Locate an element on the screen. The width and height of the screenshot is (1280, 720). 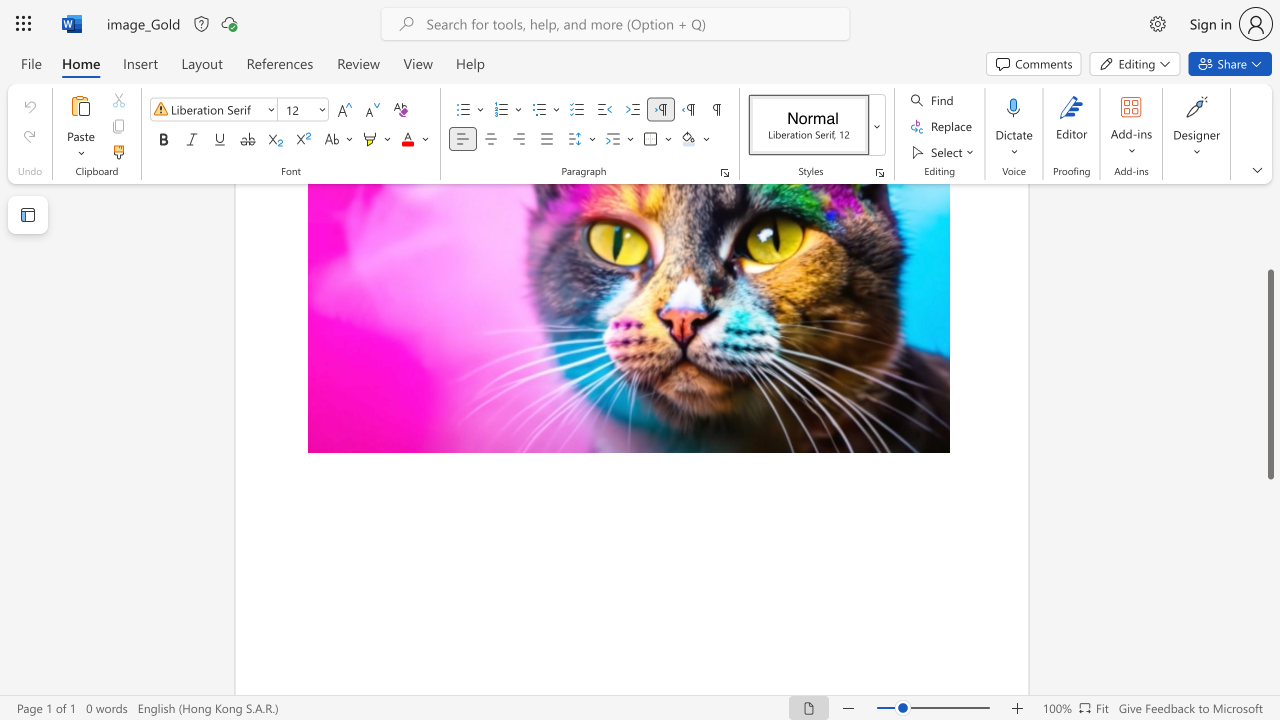
the scrollbar on the right side to scroll the page up is located at coordinates (1269, 248).